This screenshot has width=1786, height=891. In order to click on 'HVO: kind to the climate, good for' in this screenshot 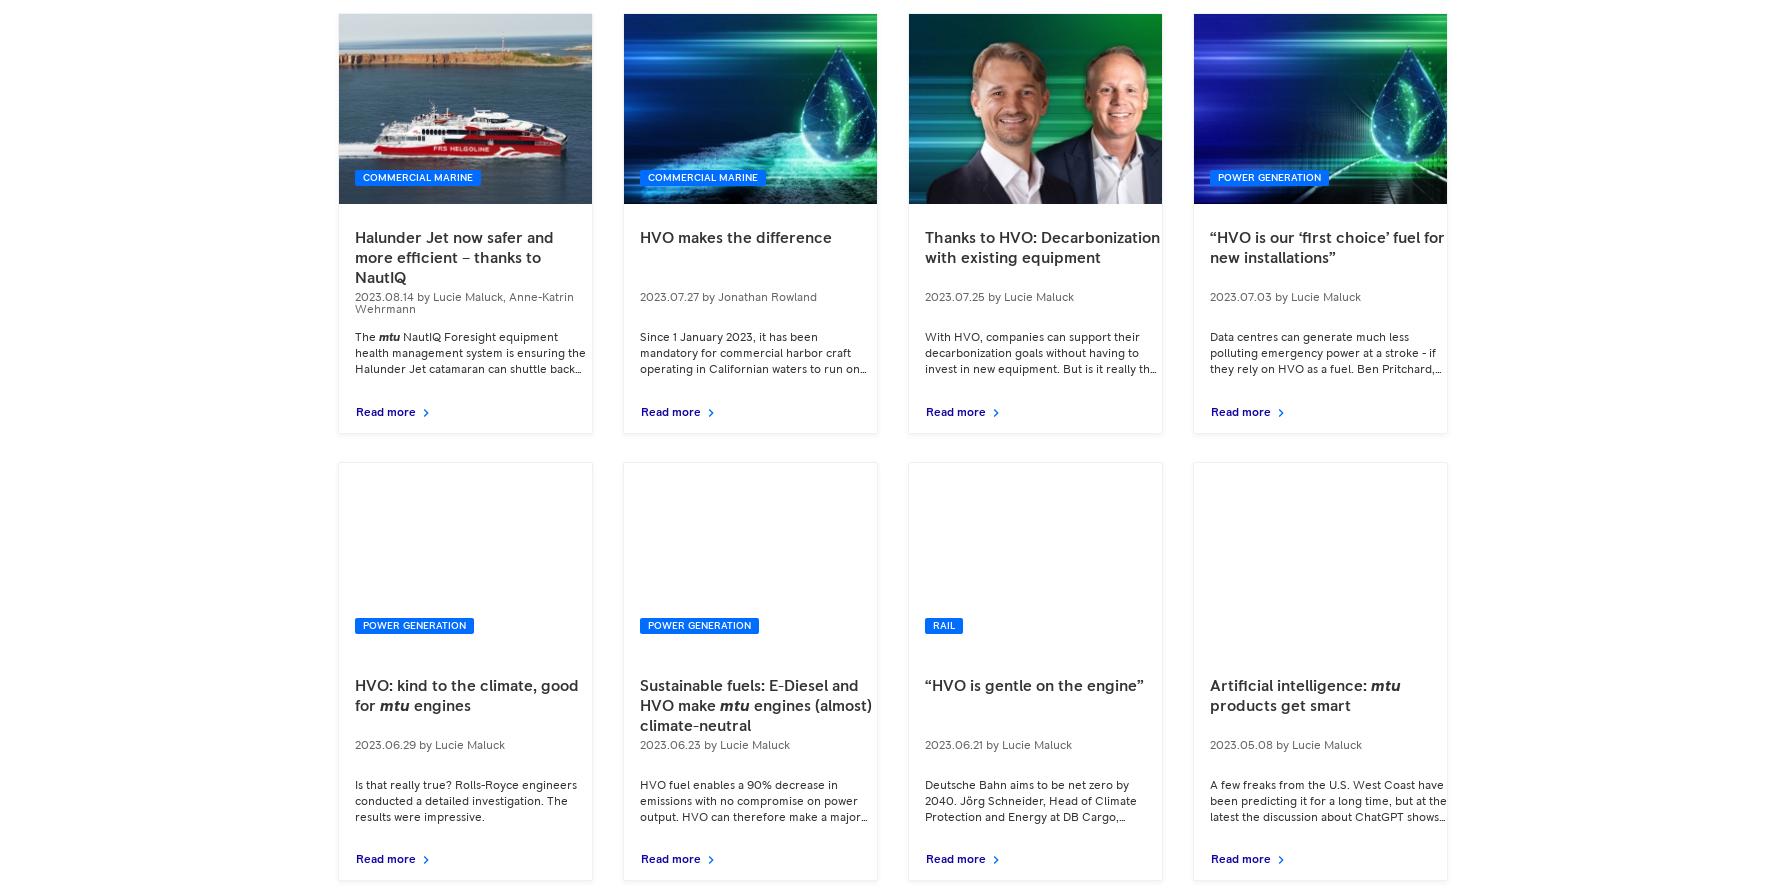, I will do `click(466, 694)`.